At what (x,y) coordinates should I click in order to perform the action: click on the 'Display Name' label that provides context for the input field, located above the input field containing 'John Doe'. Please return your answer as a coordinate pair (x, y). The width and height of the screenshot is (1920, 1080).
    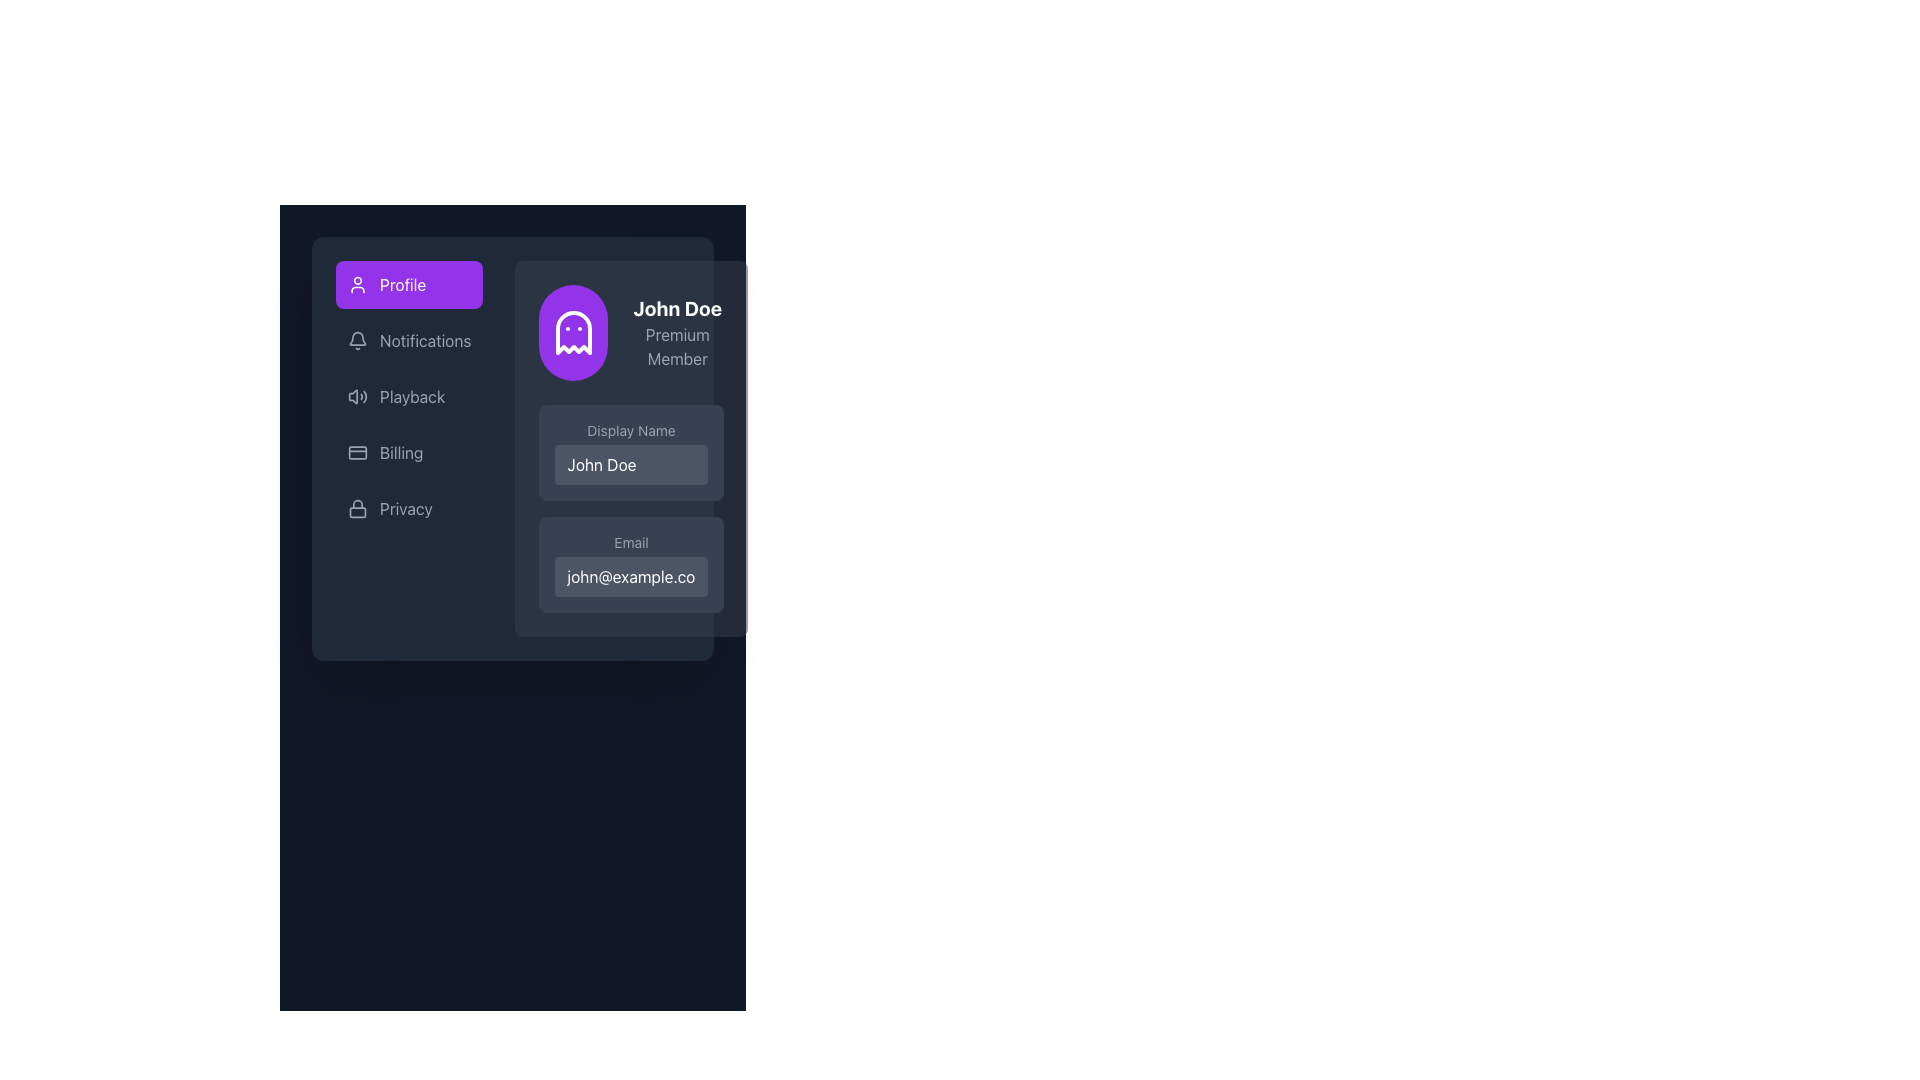
    Looking at the image, I should click on (630, 430).